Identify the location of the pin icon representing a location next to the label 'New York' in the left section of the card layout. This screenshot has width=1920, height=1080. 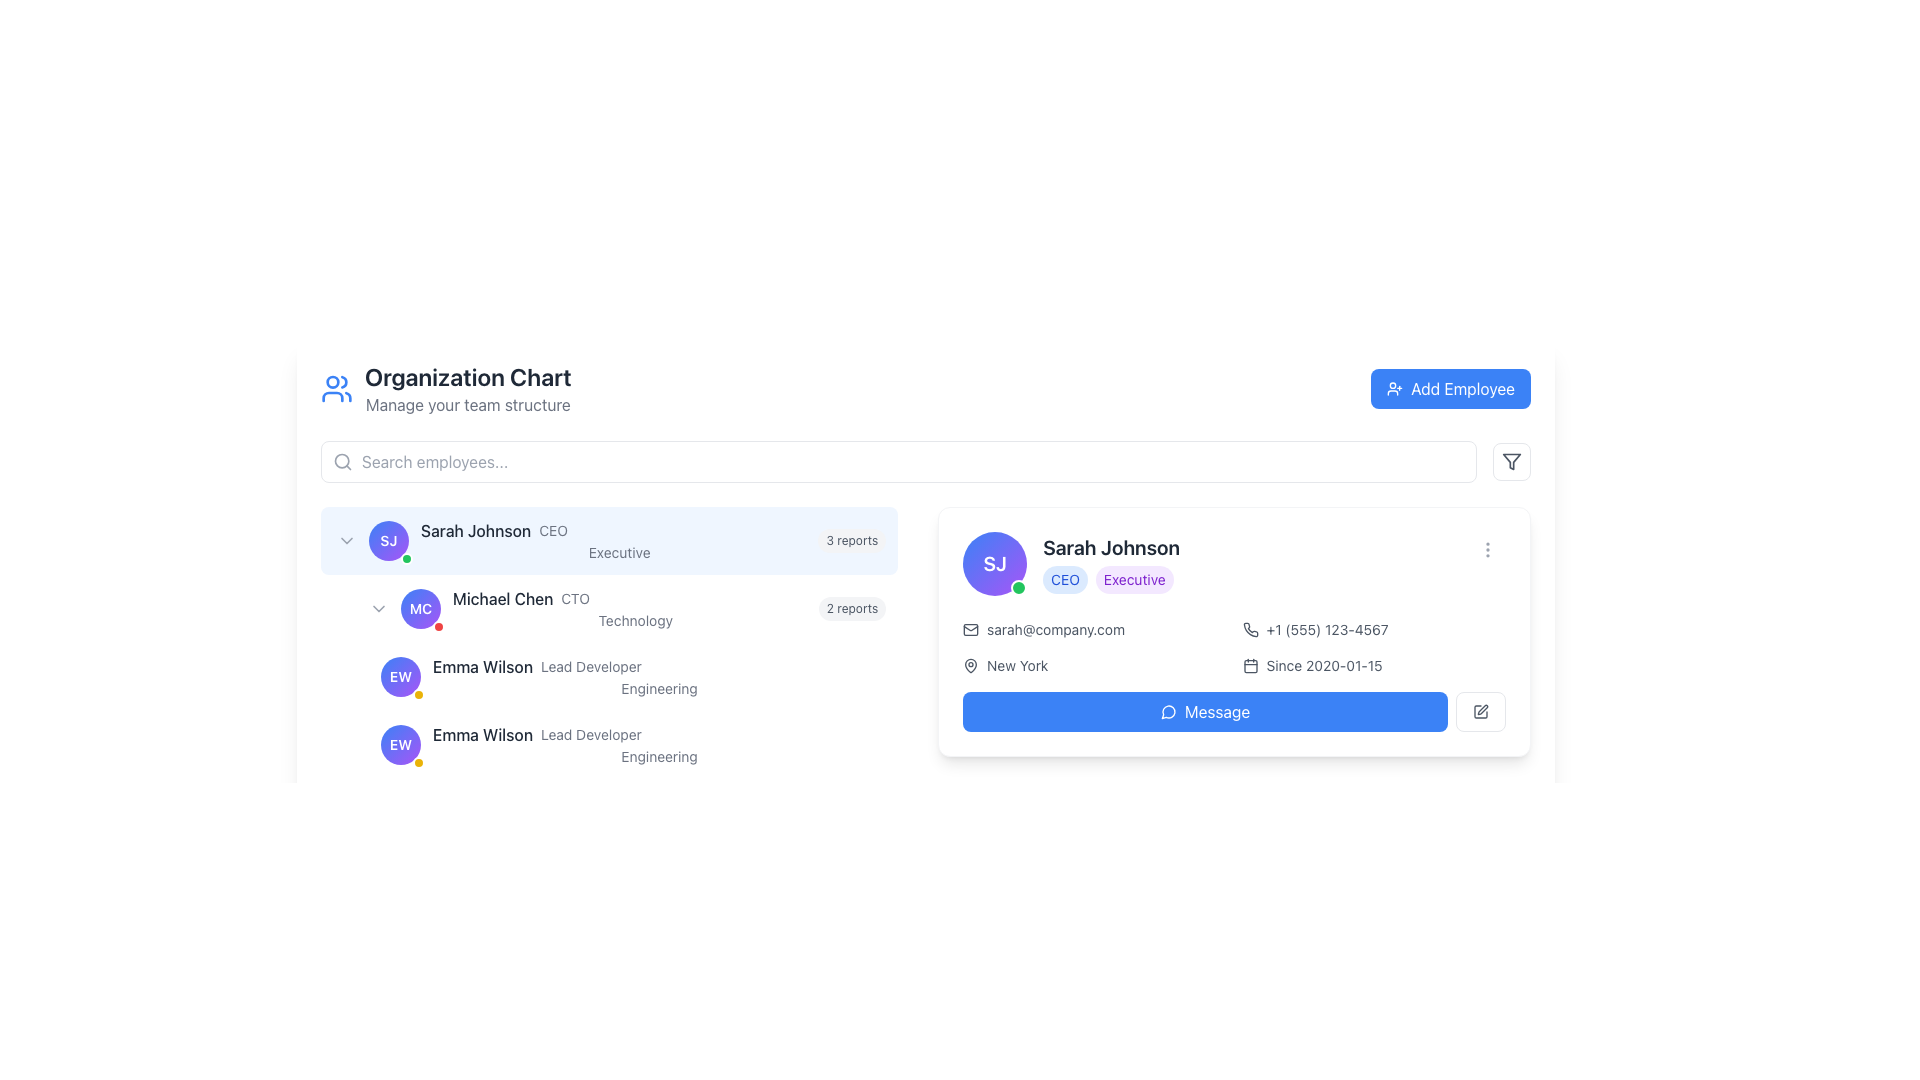
(971, 666).